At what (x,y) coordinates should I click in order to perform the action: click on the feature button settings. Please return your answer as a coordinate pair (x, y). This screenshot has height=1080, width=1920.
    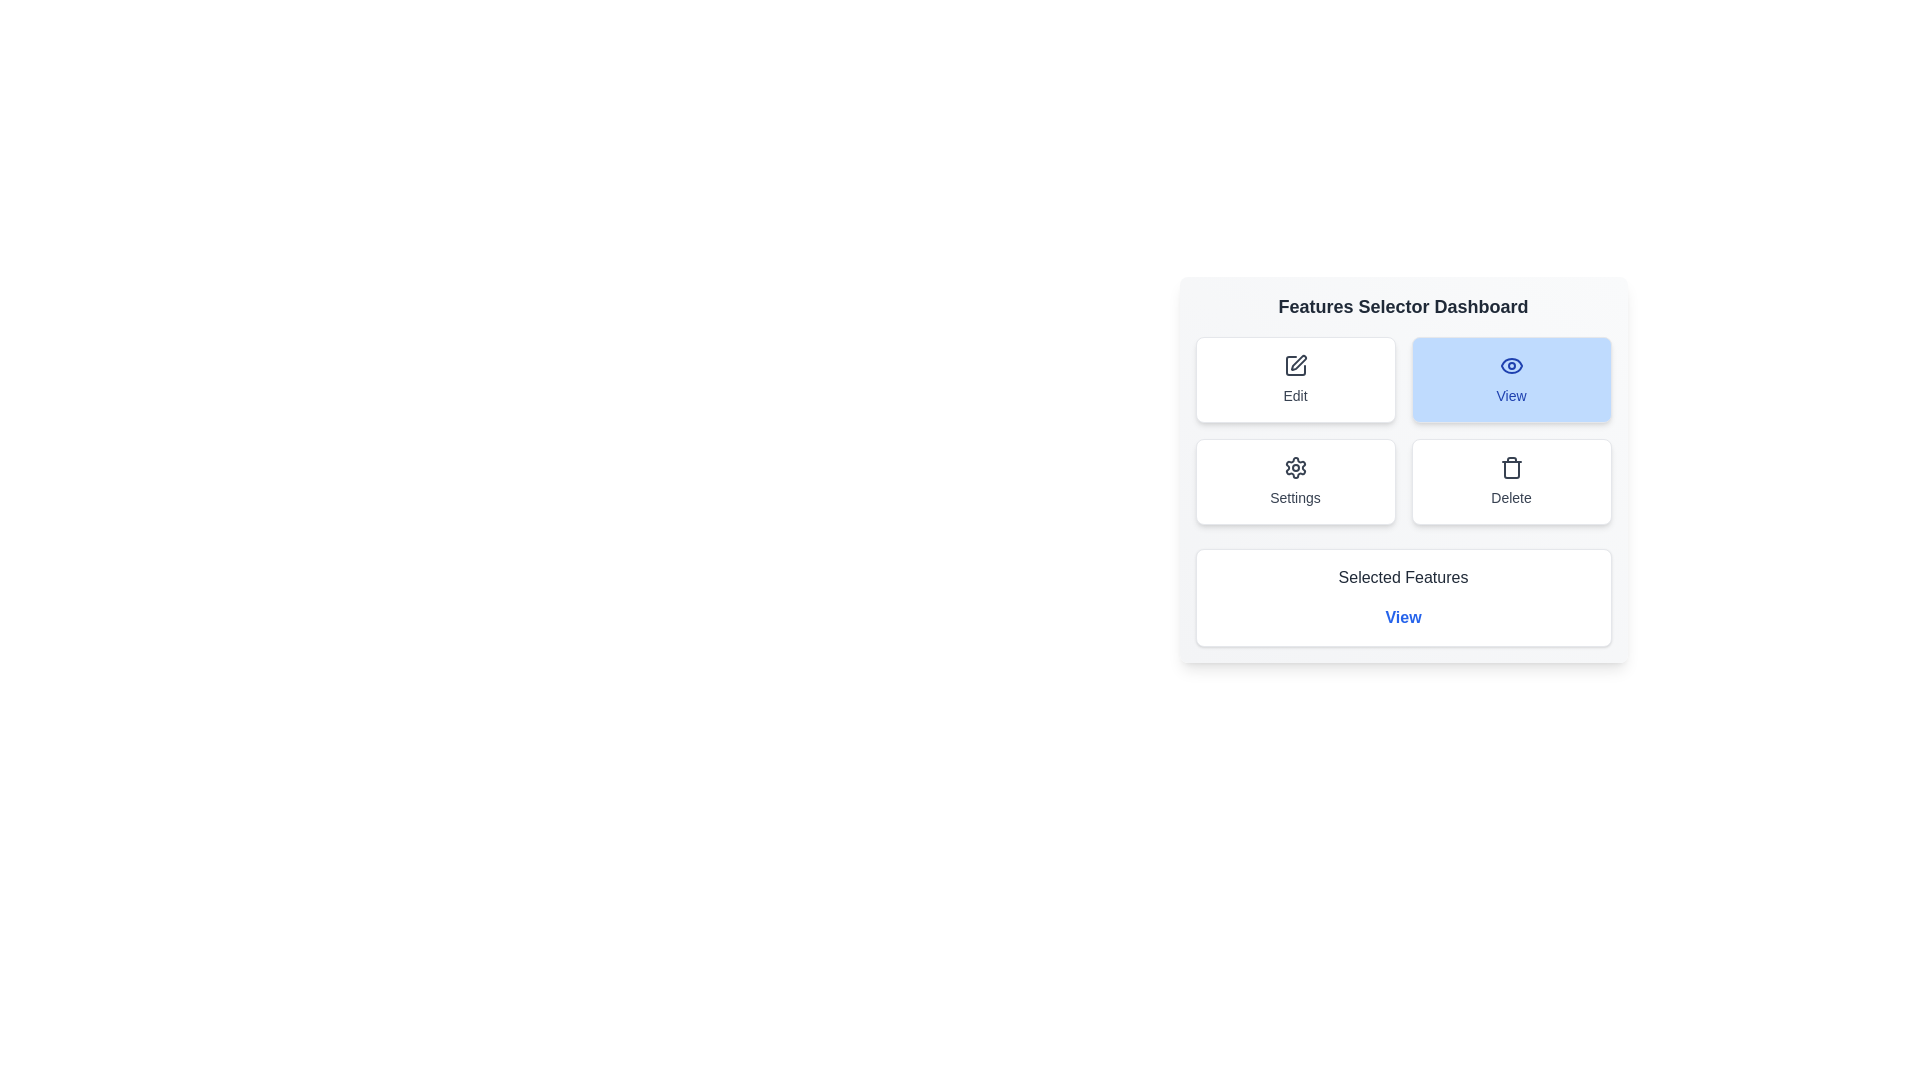
    Looking at the image, I should click on (1295, 482).